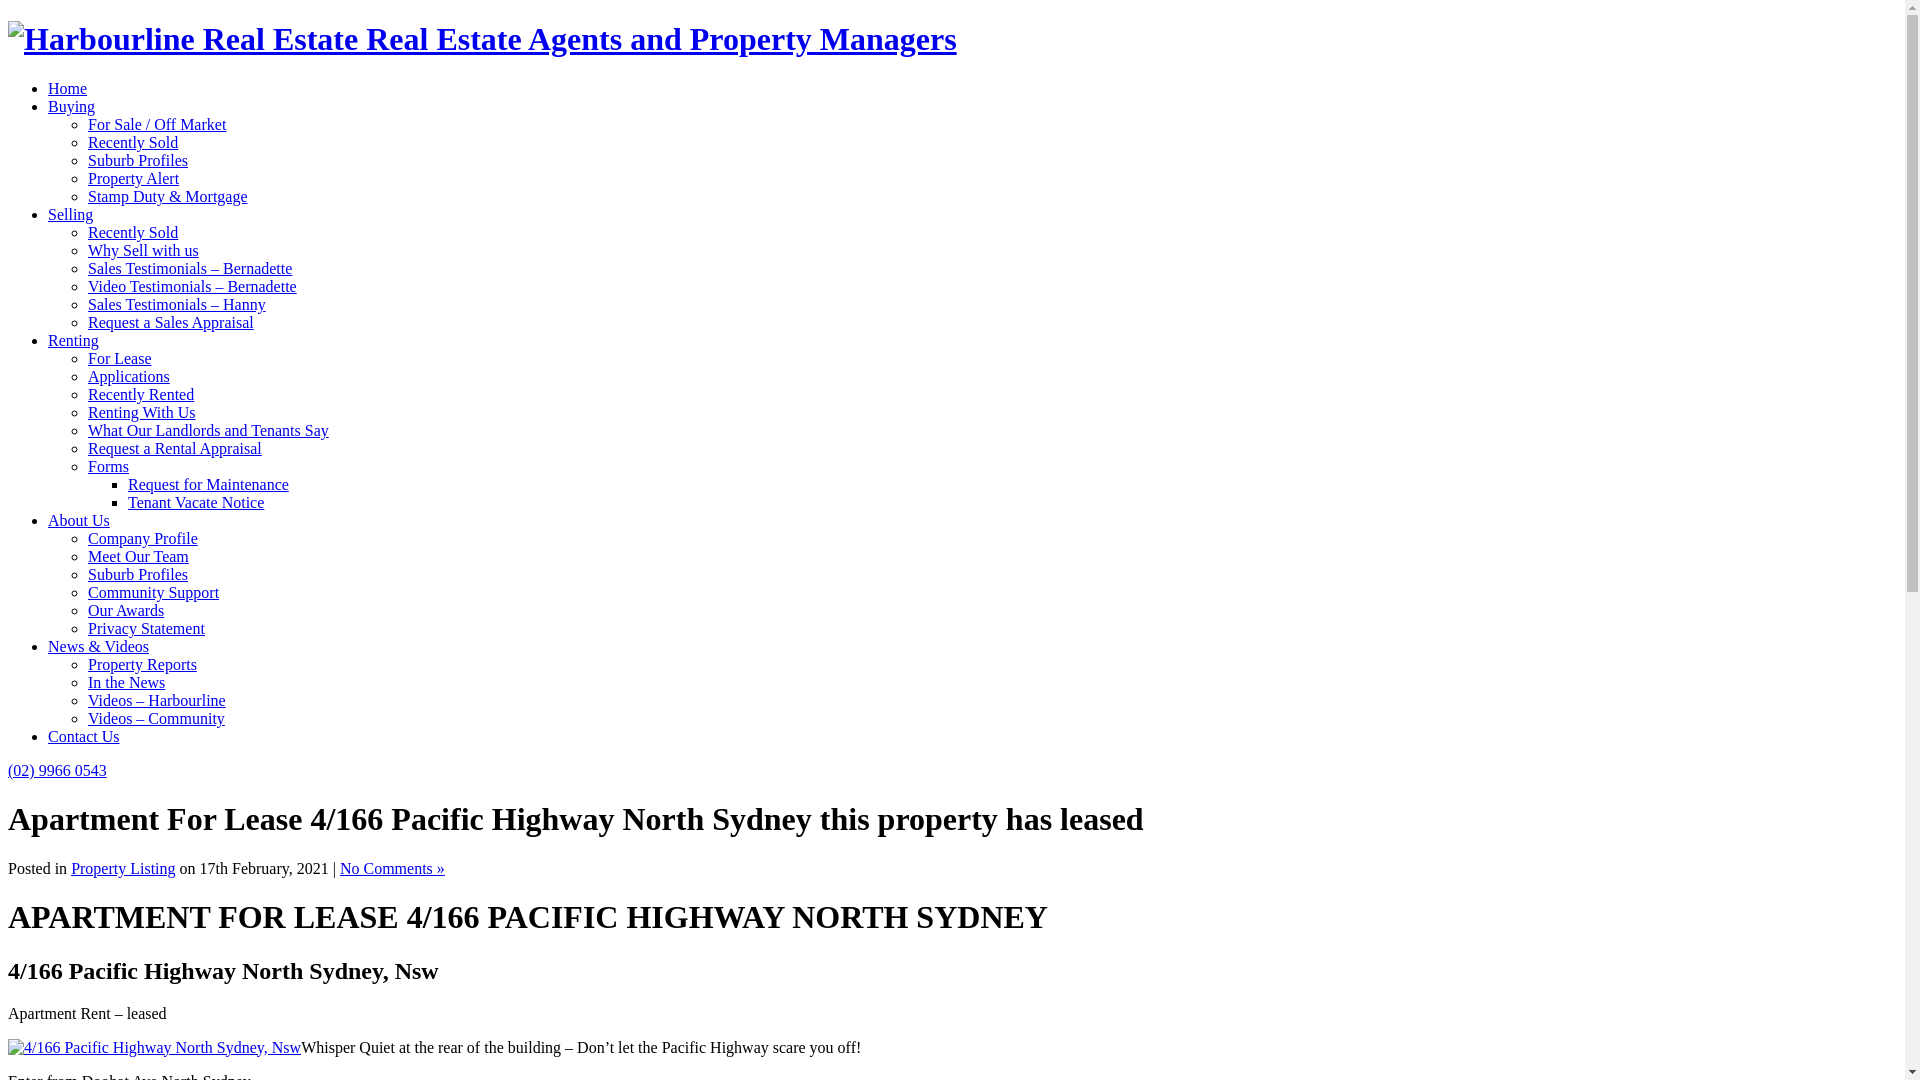 This screenshot has width=1920, height=1080. Describe the element at coordinates (156, 124) in the screenshot. I see `'For Sale / Off Market'` at that location.